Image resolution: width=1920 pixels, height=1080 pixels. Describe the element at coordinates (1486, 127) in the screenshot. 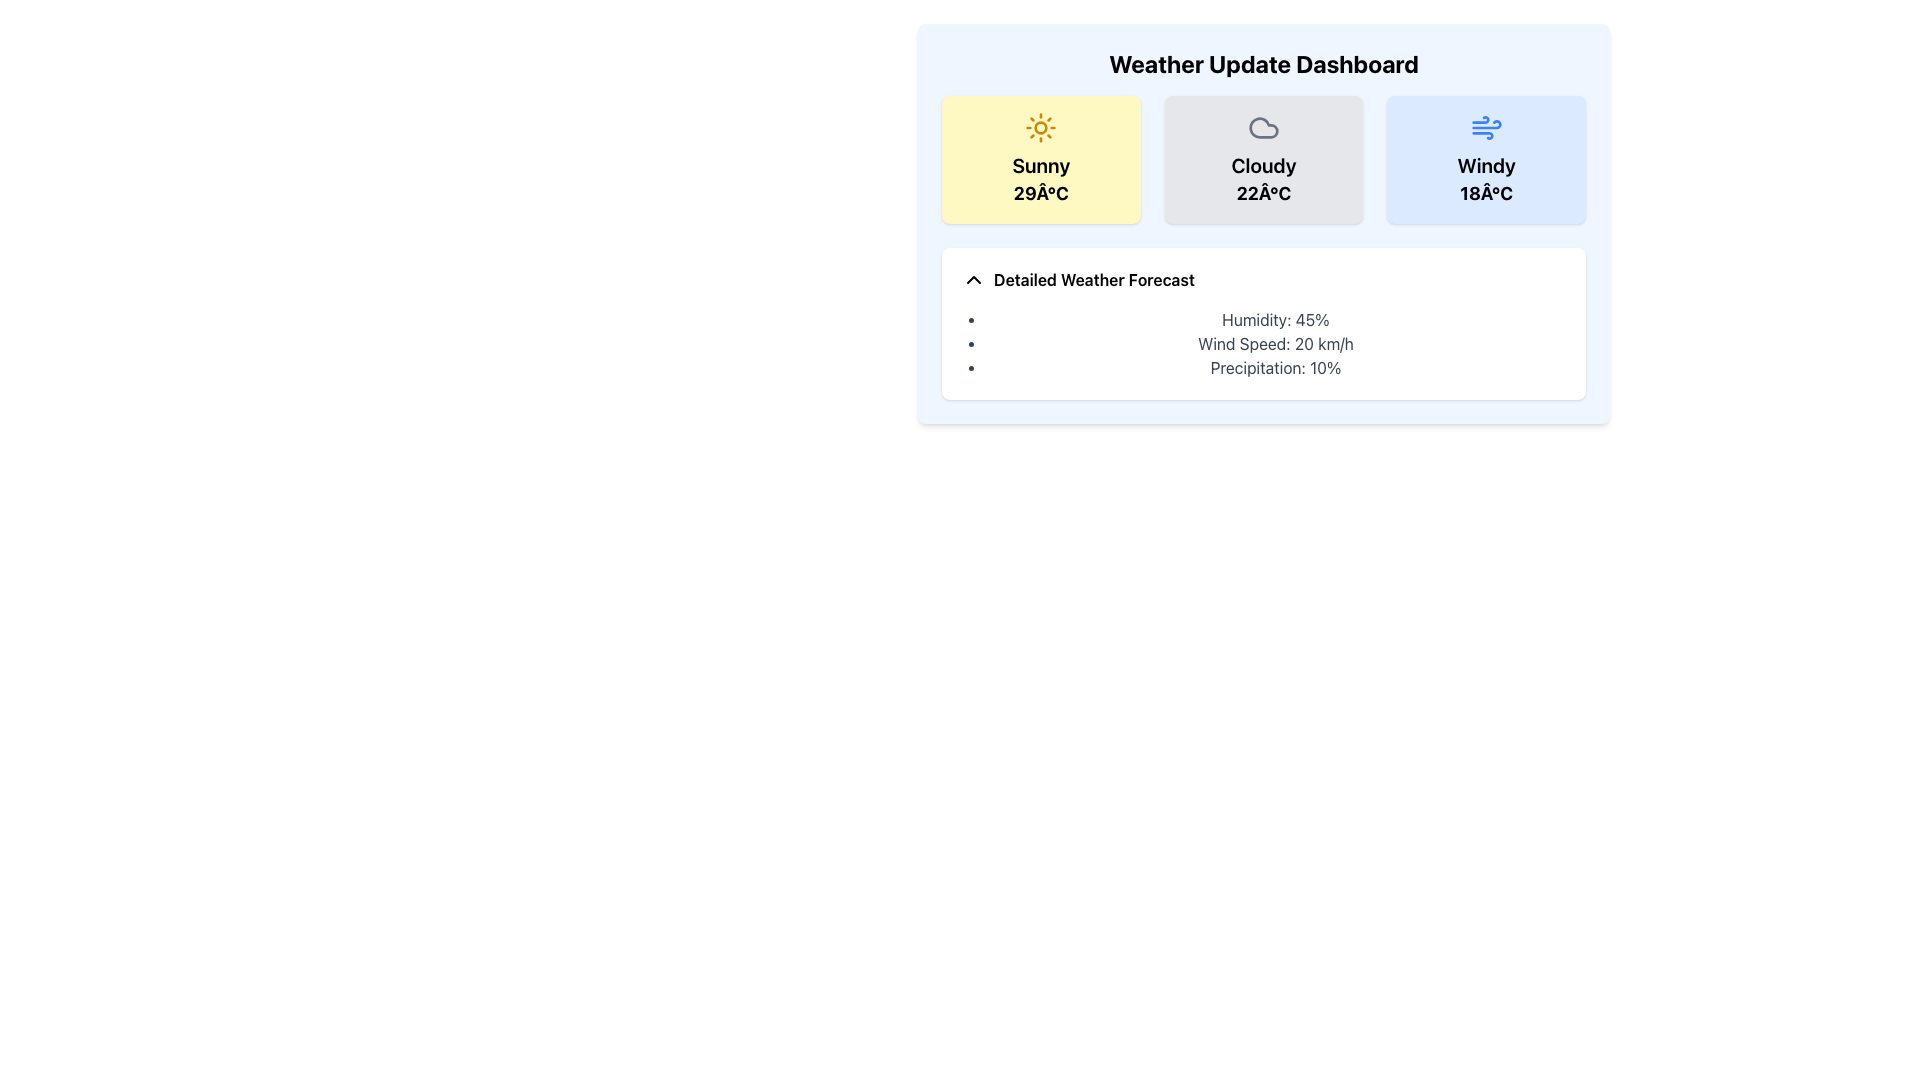

I see `the wind flow icon, which is styled in blue and positioned within the weather card titled 'Windy' located at the top right corner of the dashboard` at that location.